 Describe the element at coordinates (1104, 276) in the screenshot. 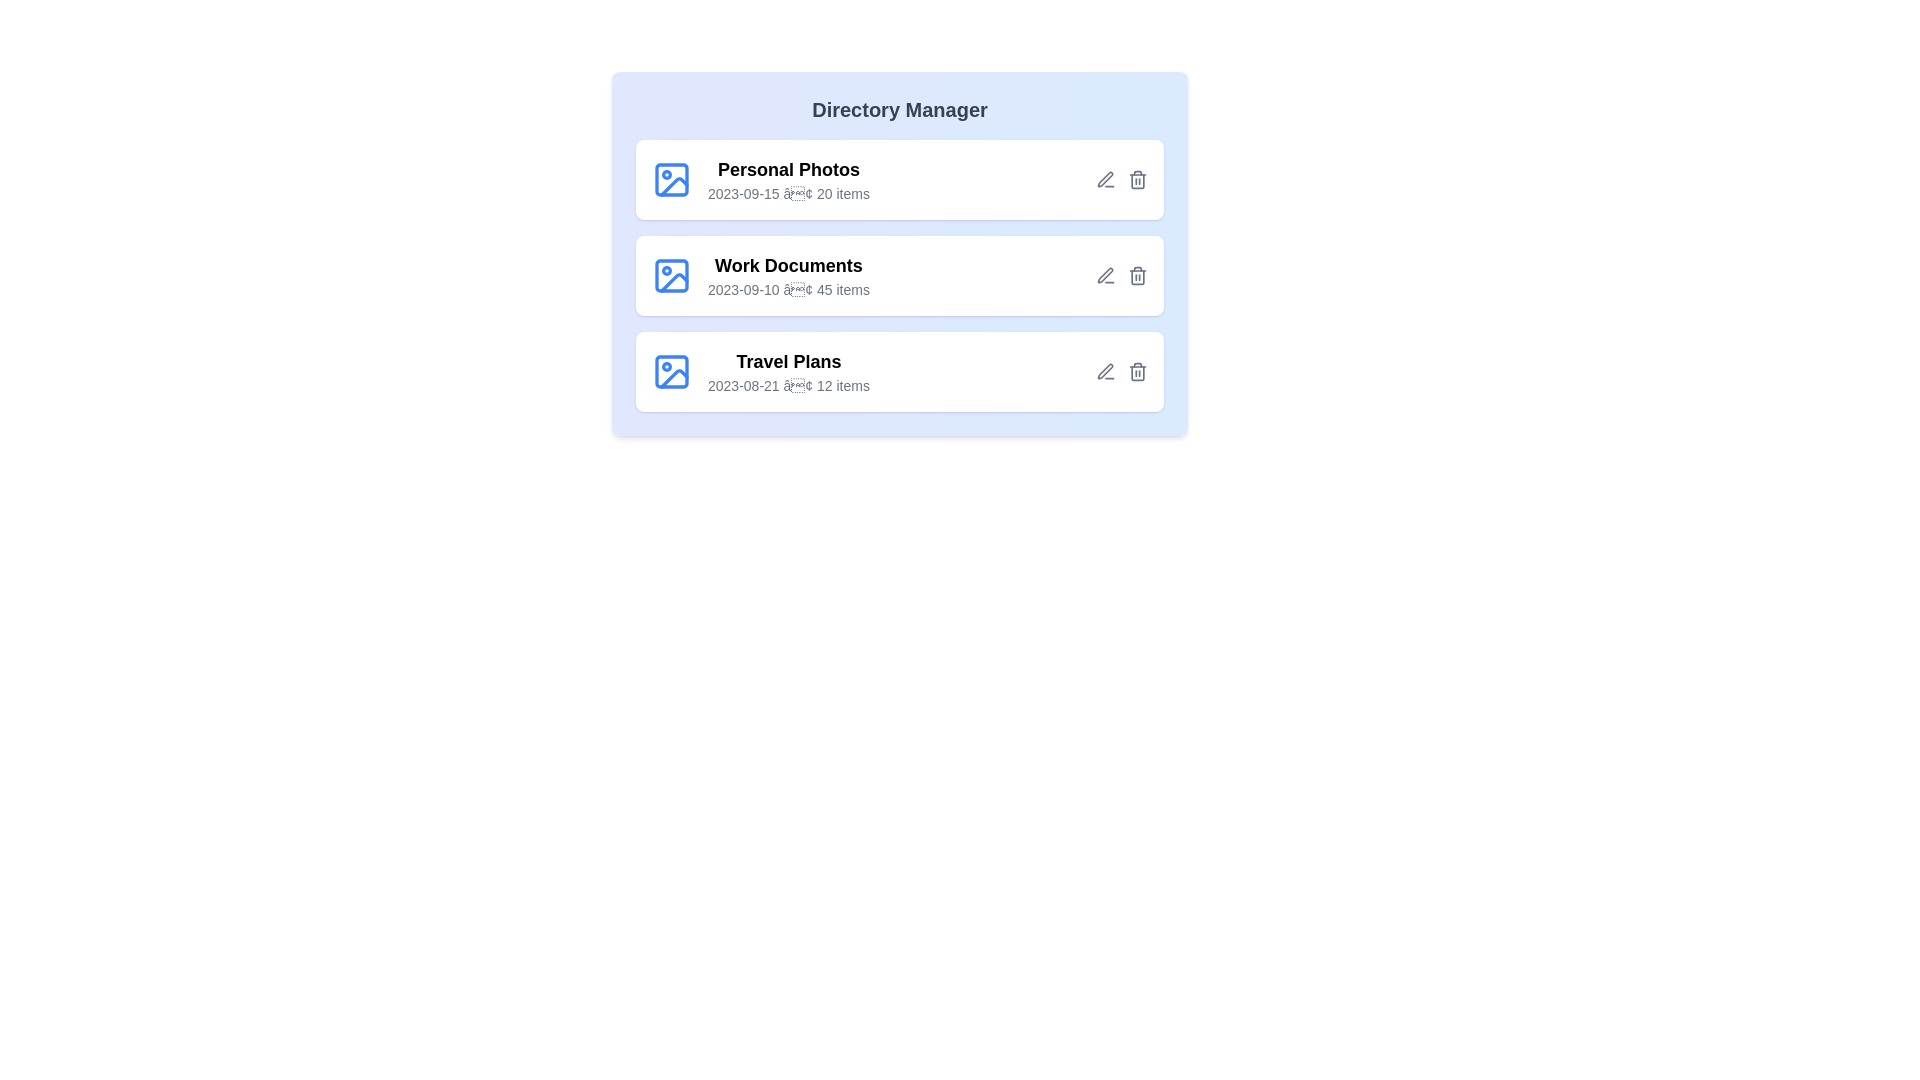

I see `the edit icon for the directory Work Documents` at that location.